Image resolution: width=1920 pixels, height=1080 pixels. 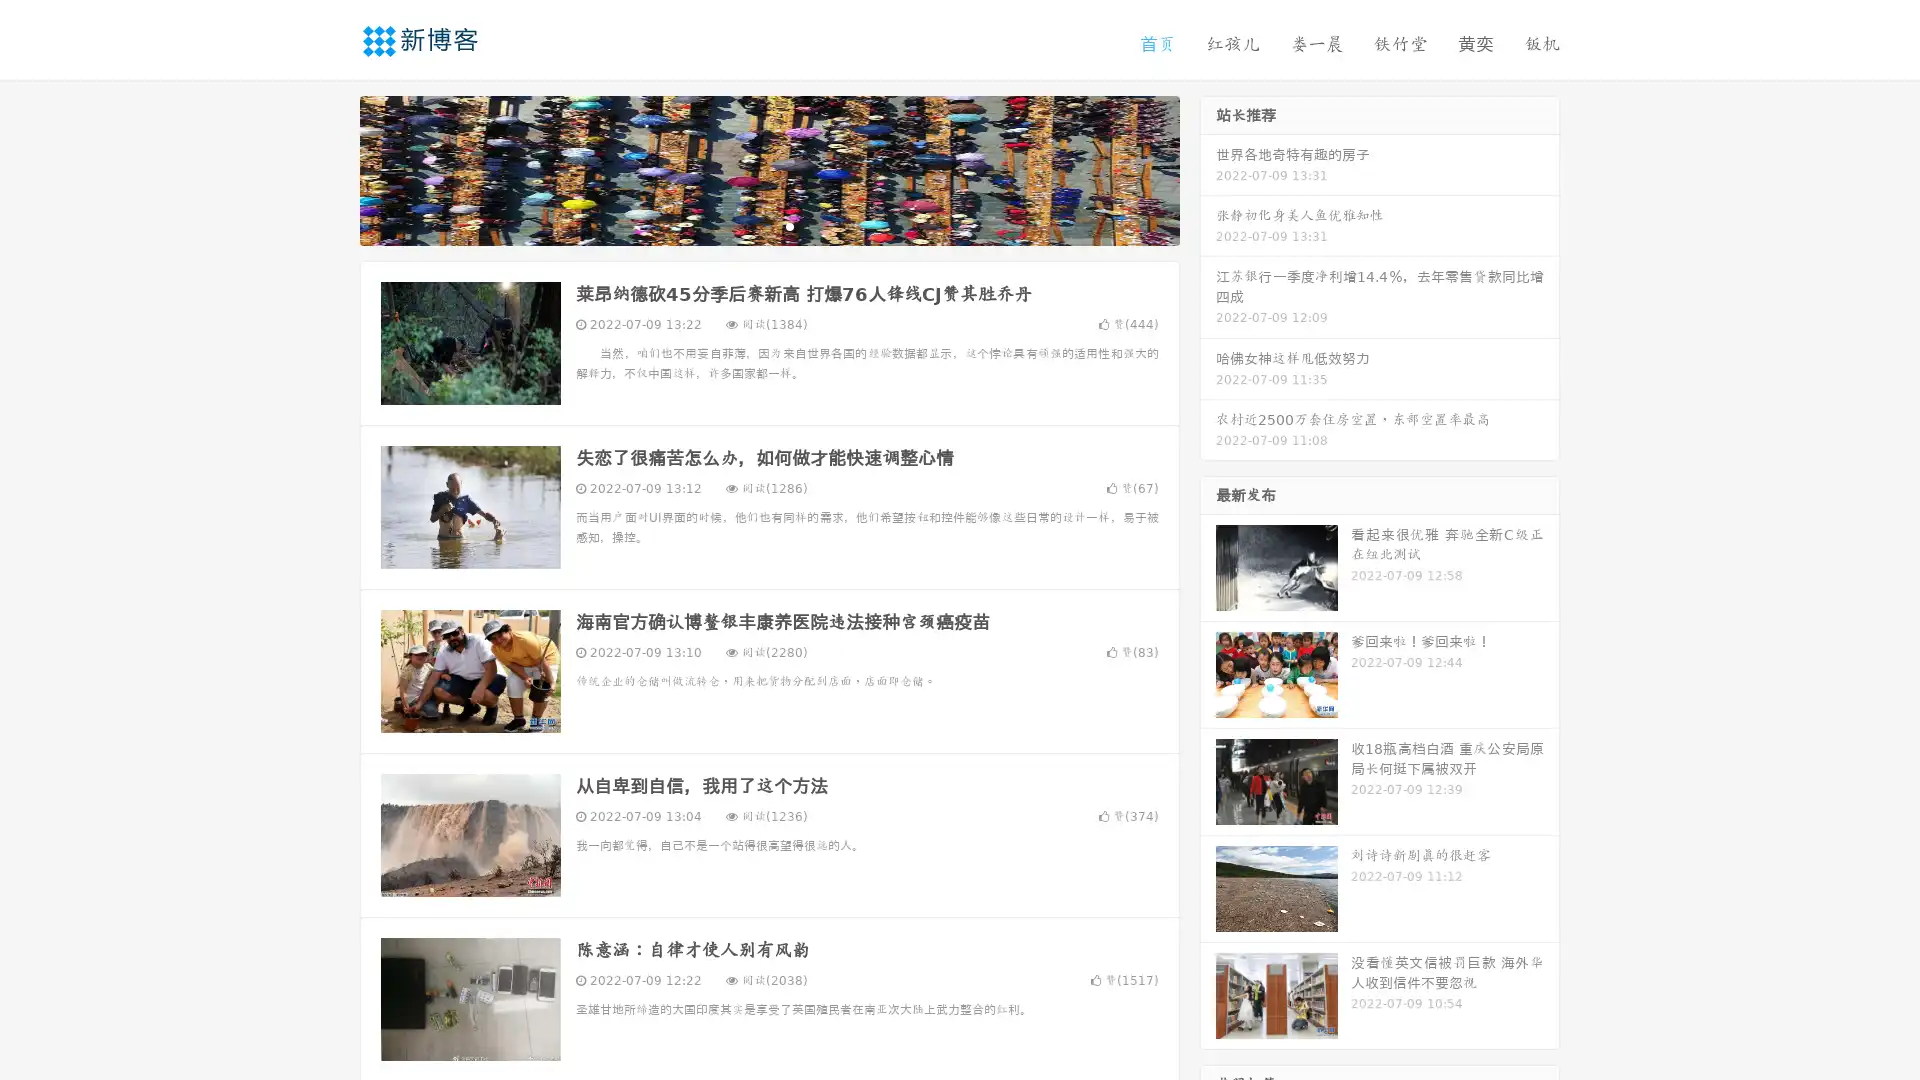 I want to click on Go to slide 3, so click(x=789, y=225).